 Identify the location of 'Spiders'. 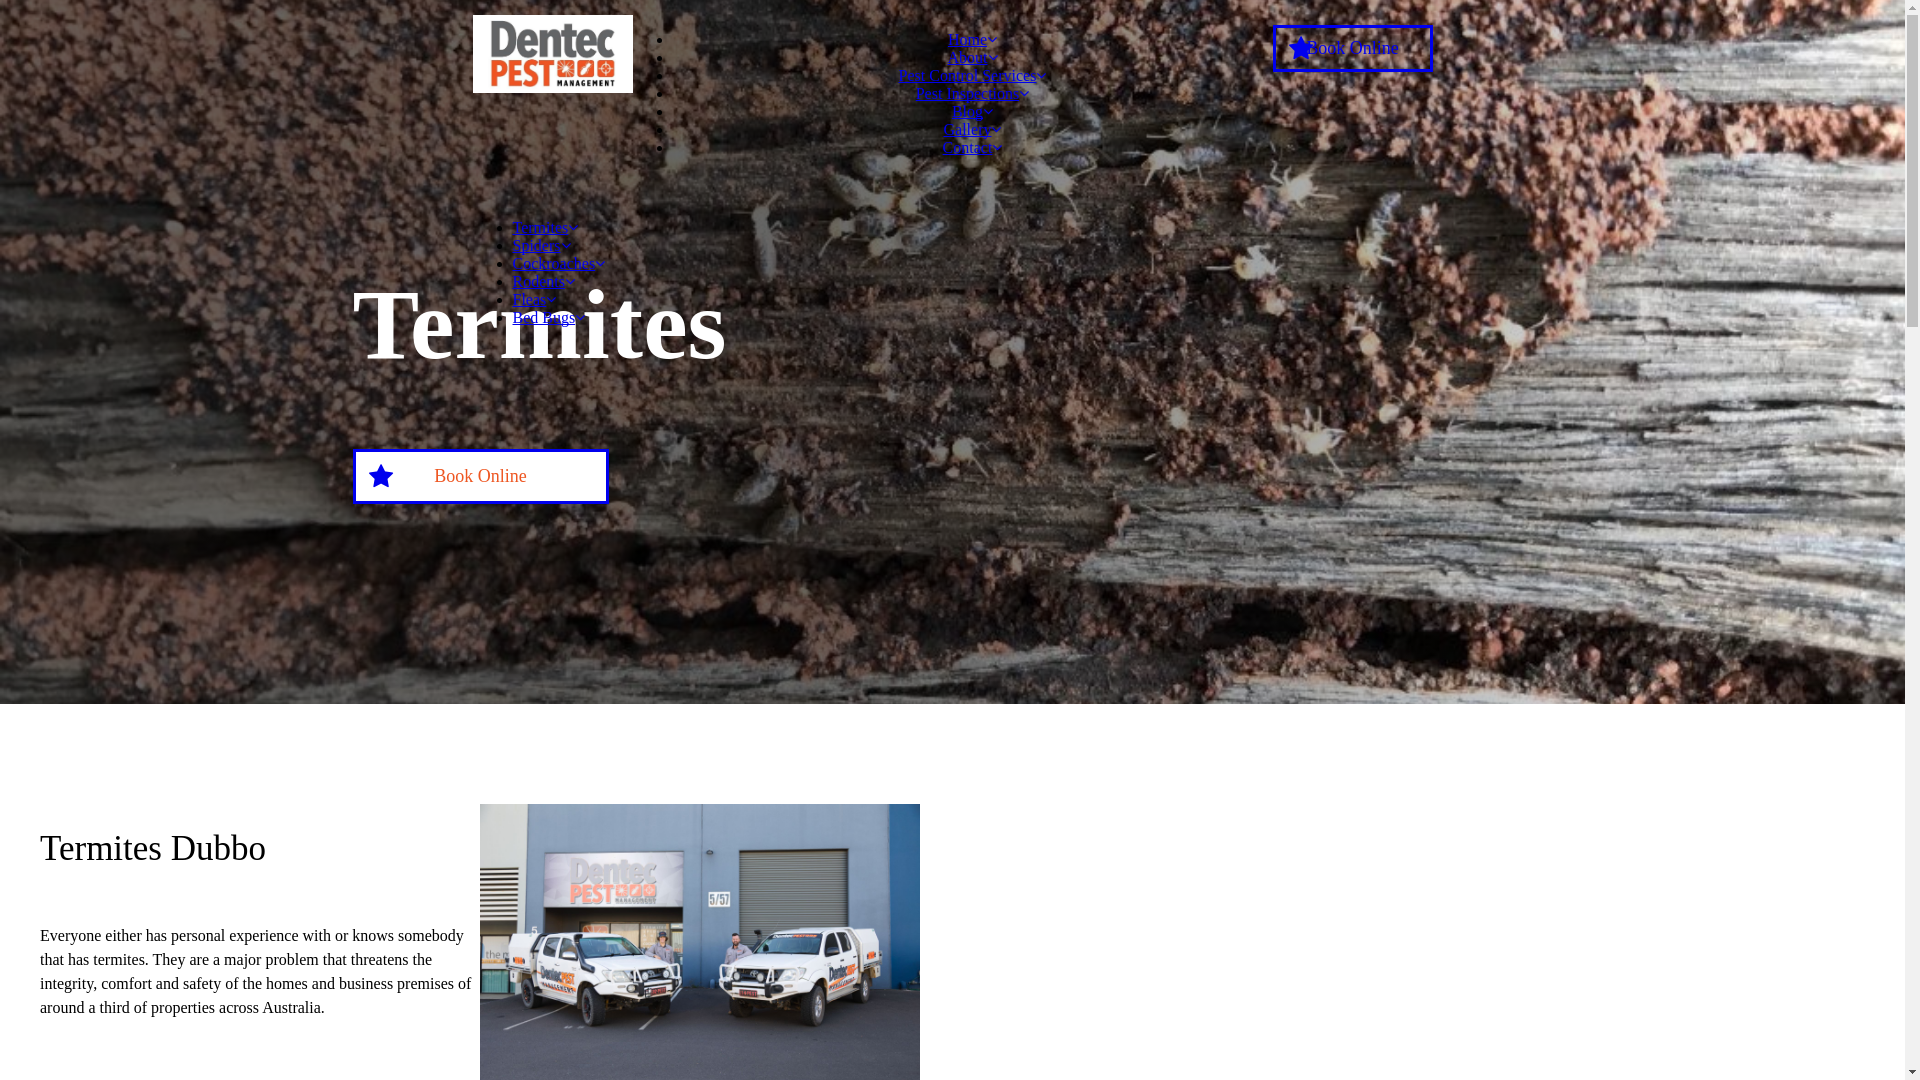
(512, 244).